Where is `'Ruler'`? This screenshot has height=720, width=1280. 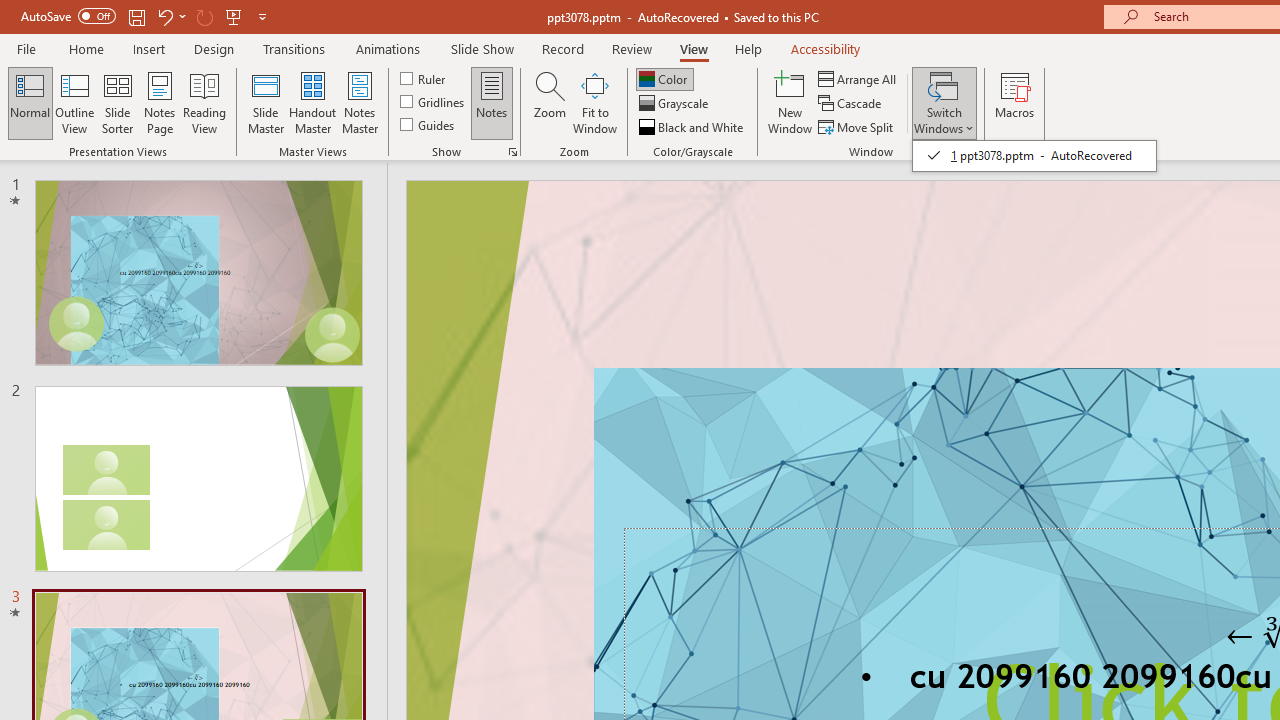 'Ruler' is located at coordinates (423, 77).